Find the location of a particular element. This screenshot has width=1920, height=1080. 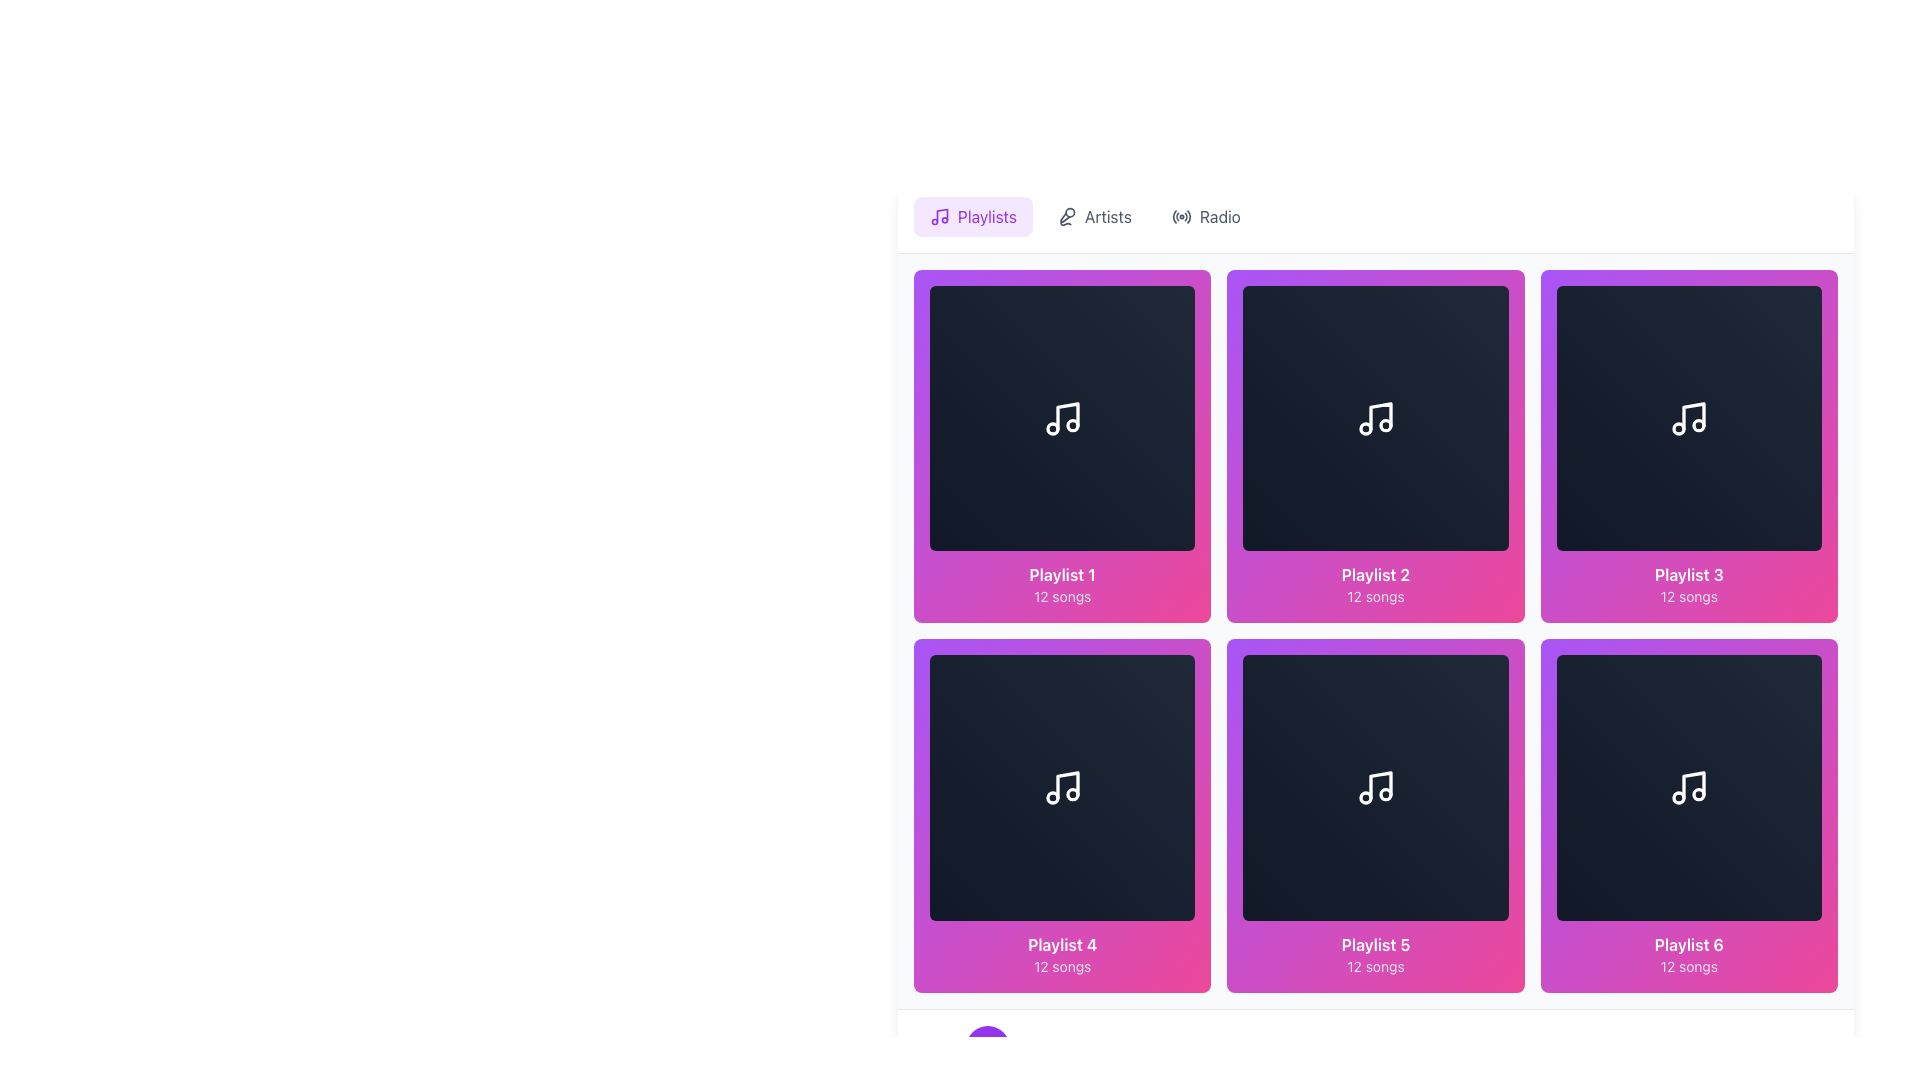

the interactive playlist card is located at coordinates (1688, 816).